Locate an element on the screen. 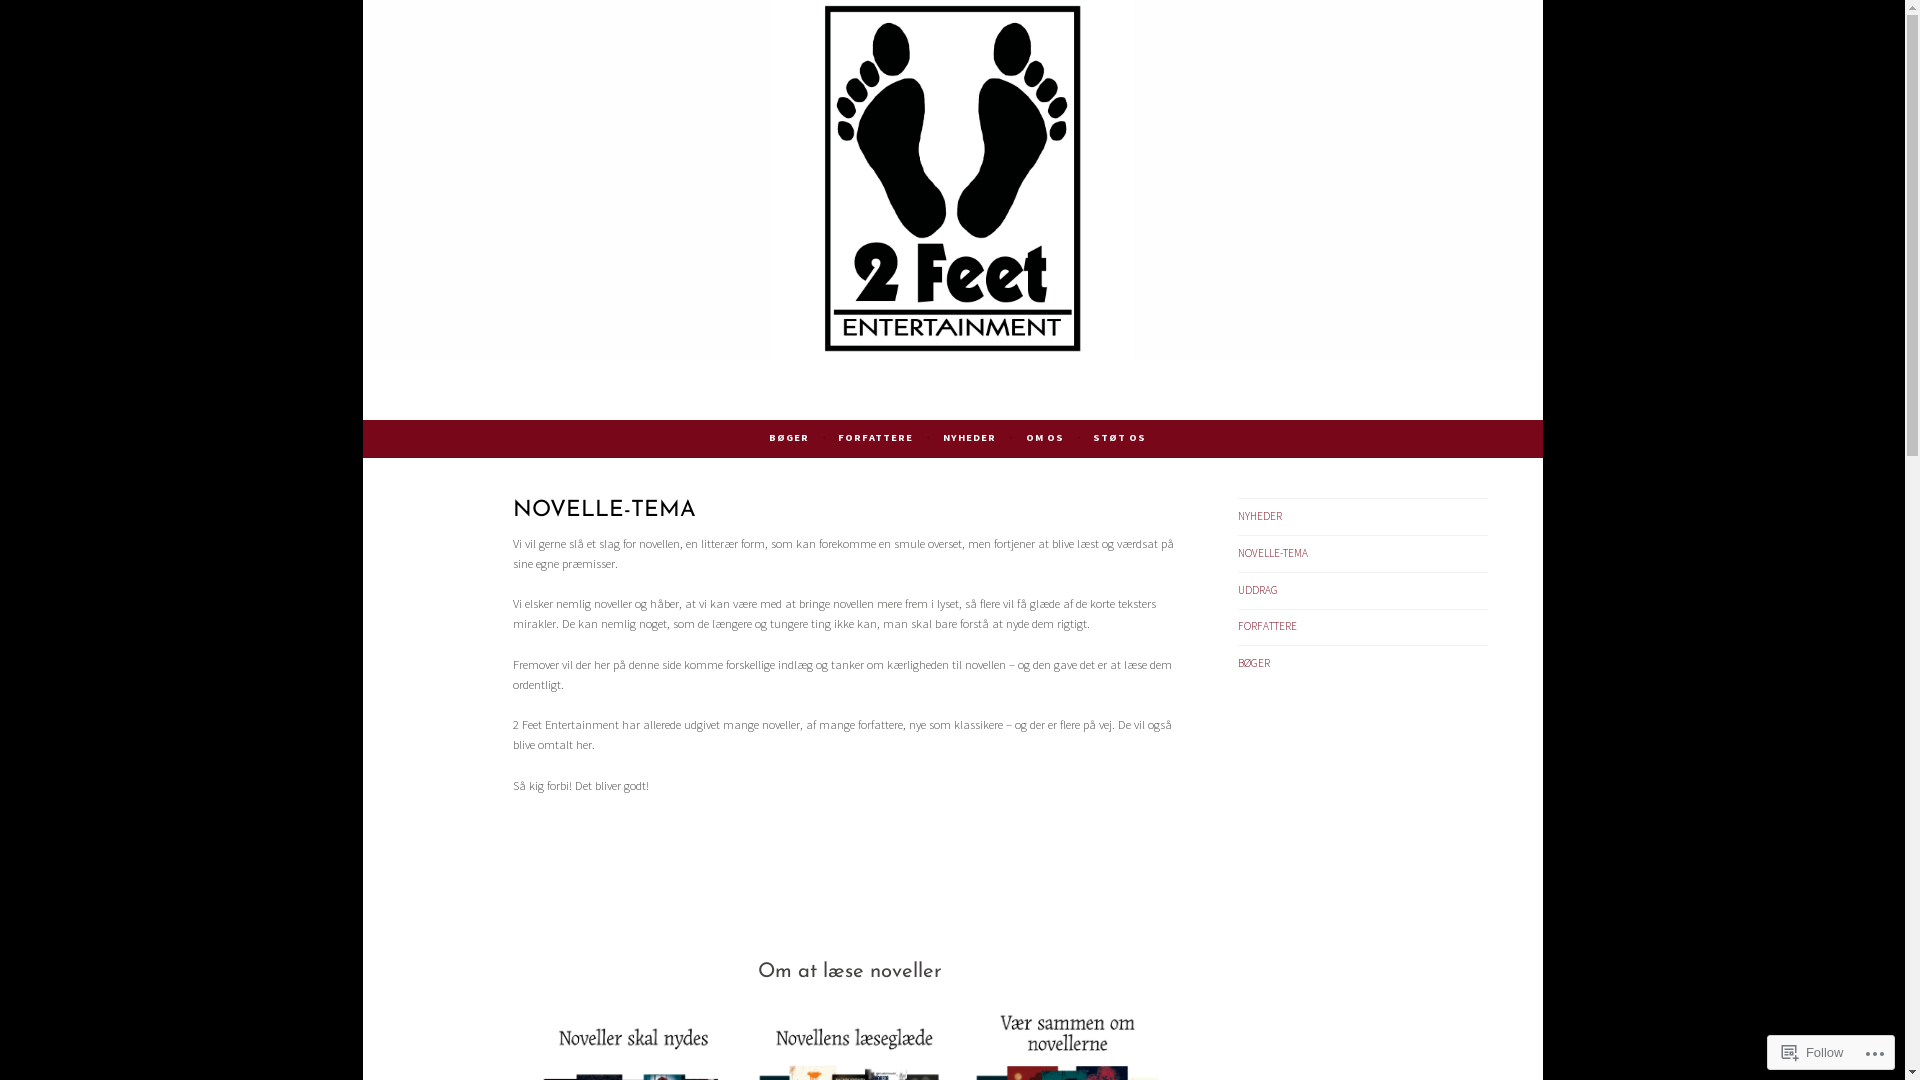 The height and width of the screenshot is (1080, 1920). 'UDDRAG' is located at coordinates (1237, 589).